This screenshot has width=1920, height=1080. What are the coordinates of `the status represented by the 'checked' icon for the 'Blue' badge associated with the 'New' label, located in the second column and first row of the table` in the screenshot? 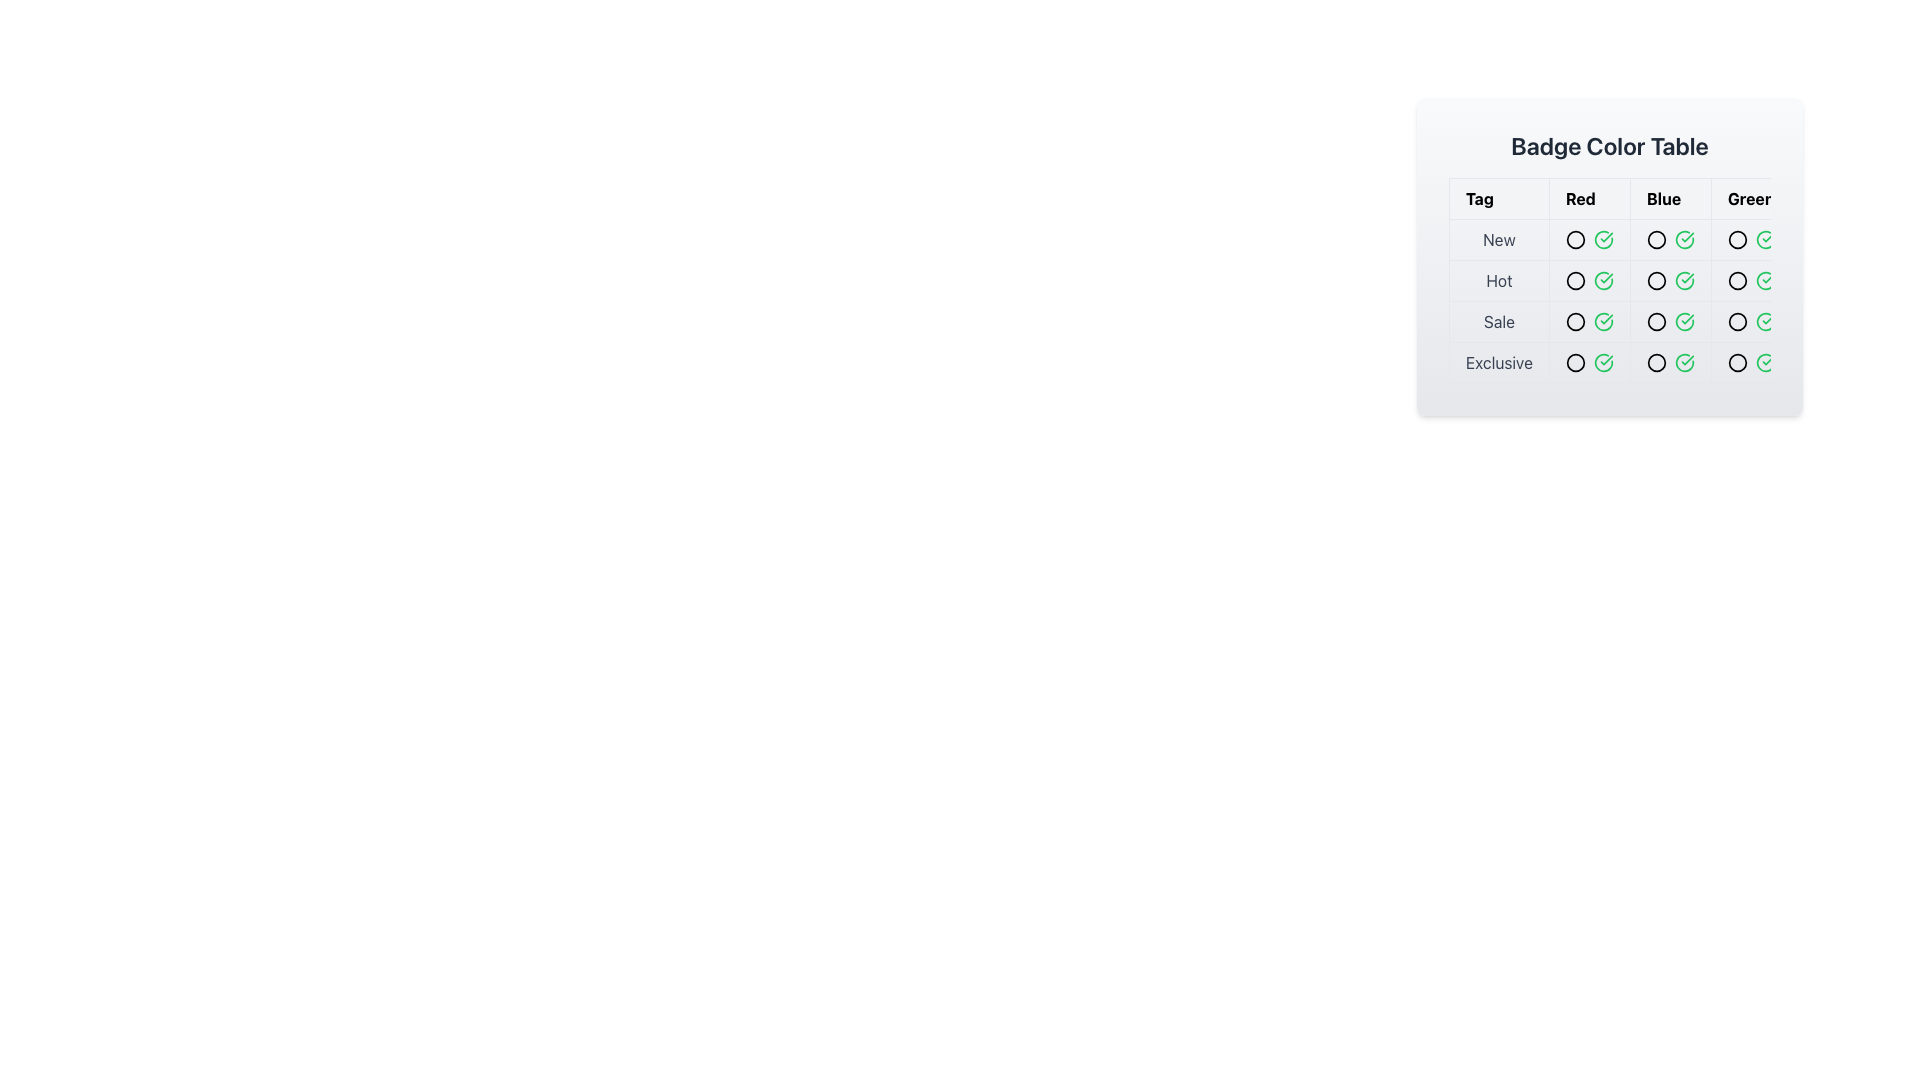 It's located at (1683, 238).